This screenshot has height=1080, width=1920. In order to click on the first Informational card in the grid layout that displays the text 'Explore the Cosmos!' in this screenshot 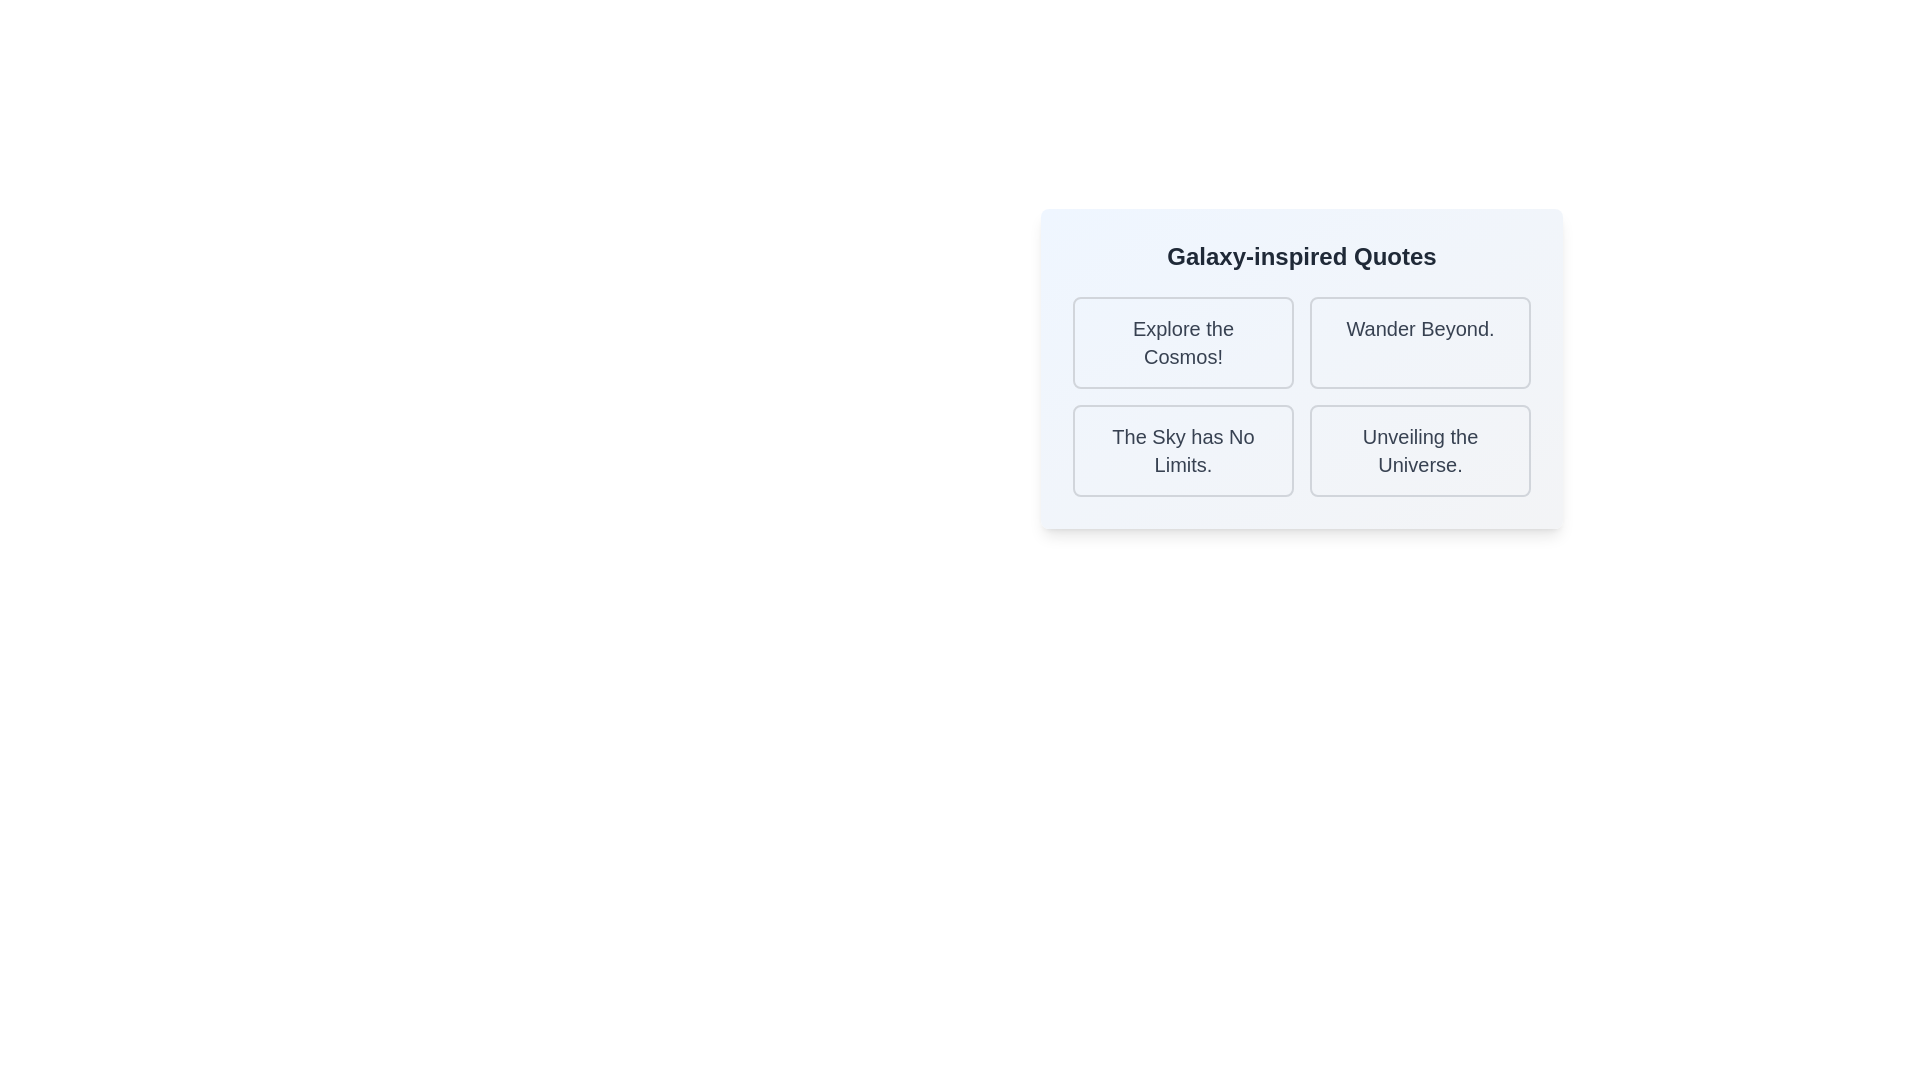, I will do `click(1183, 342)`.